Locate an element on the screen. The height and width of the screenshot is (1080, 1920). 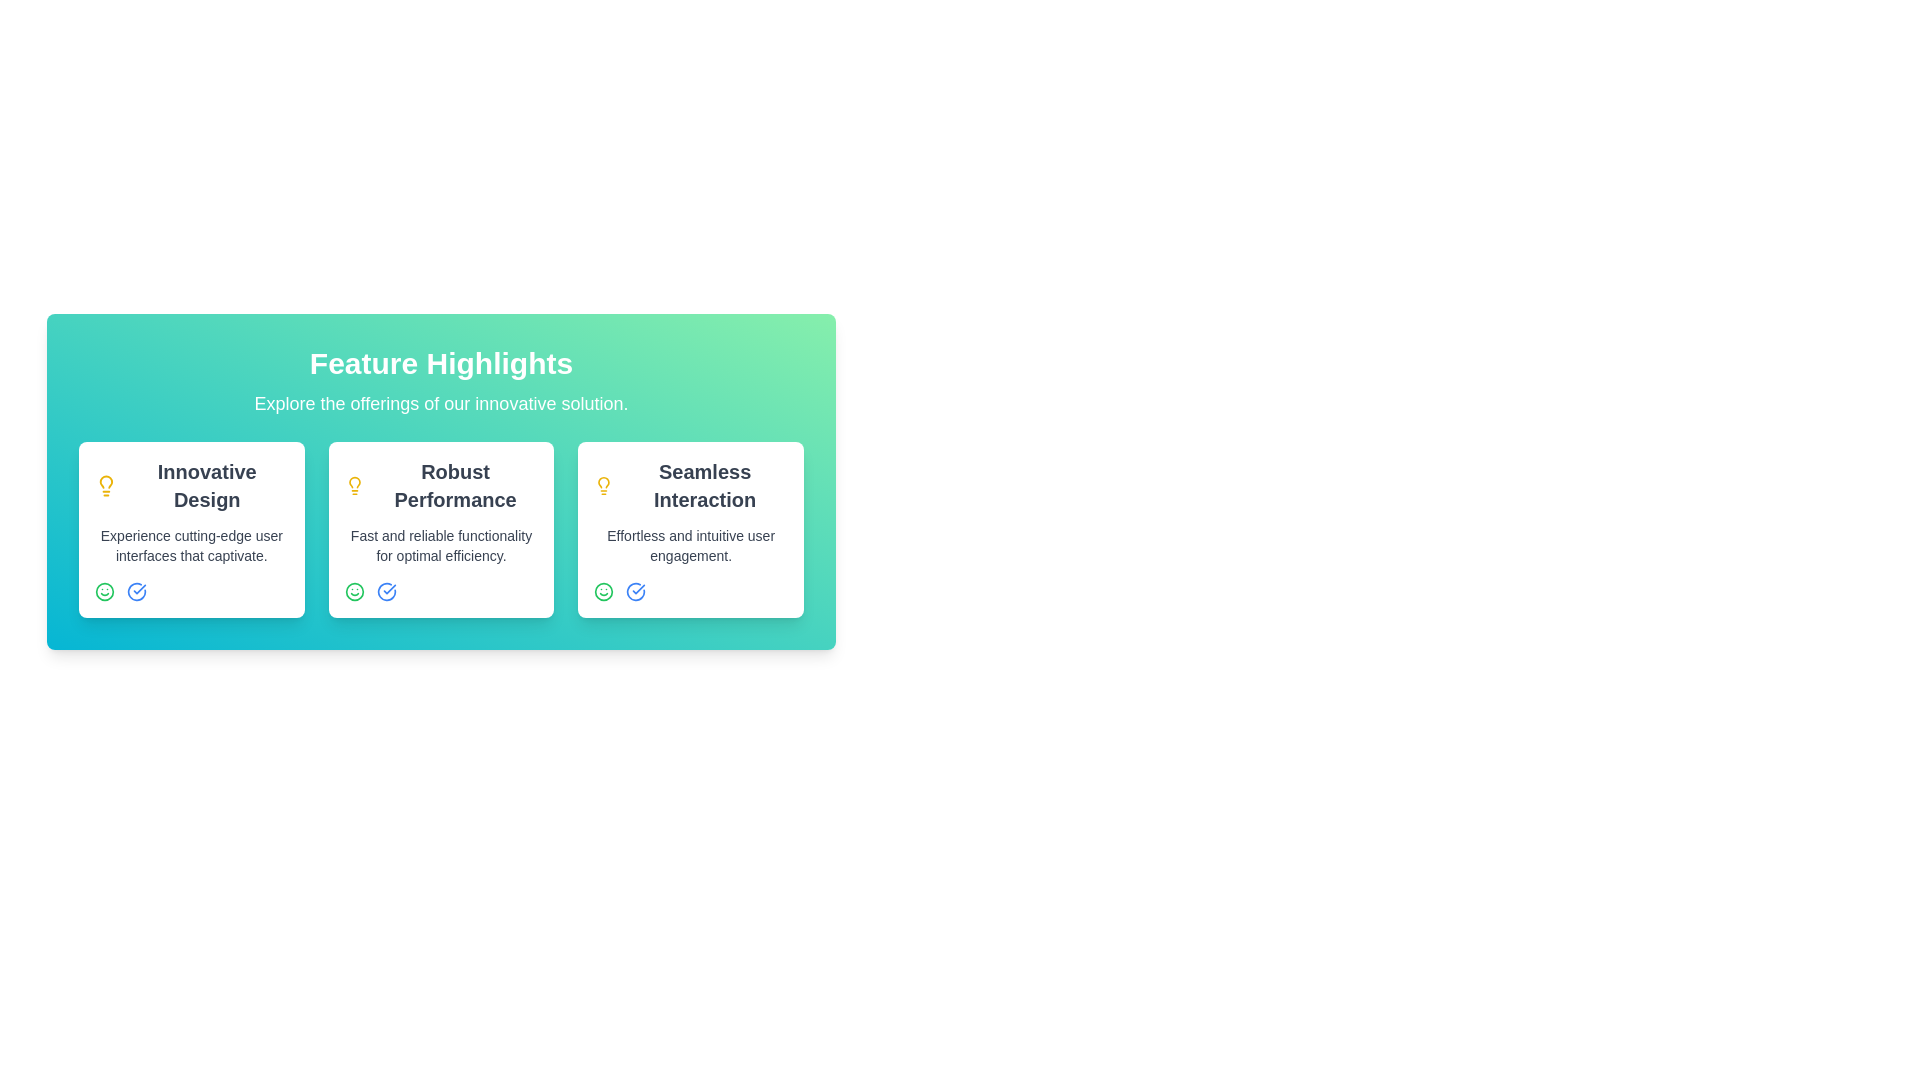
displayed text 'Seamless Interaction' from the text-based heading element located on the rightmost card in a set of three horizontally aligned cards is located at coordinates (705, 486).